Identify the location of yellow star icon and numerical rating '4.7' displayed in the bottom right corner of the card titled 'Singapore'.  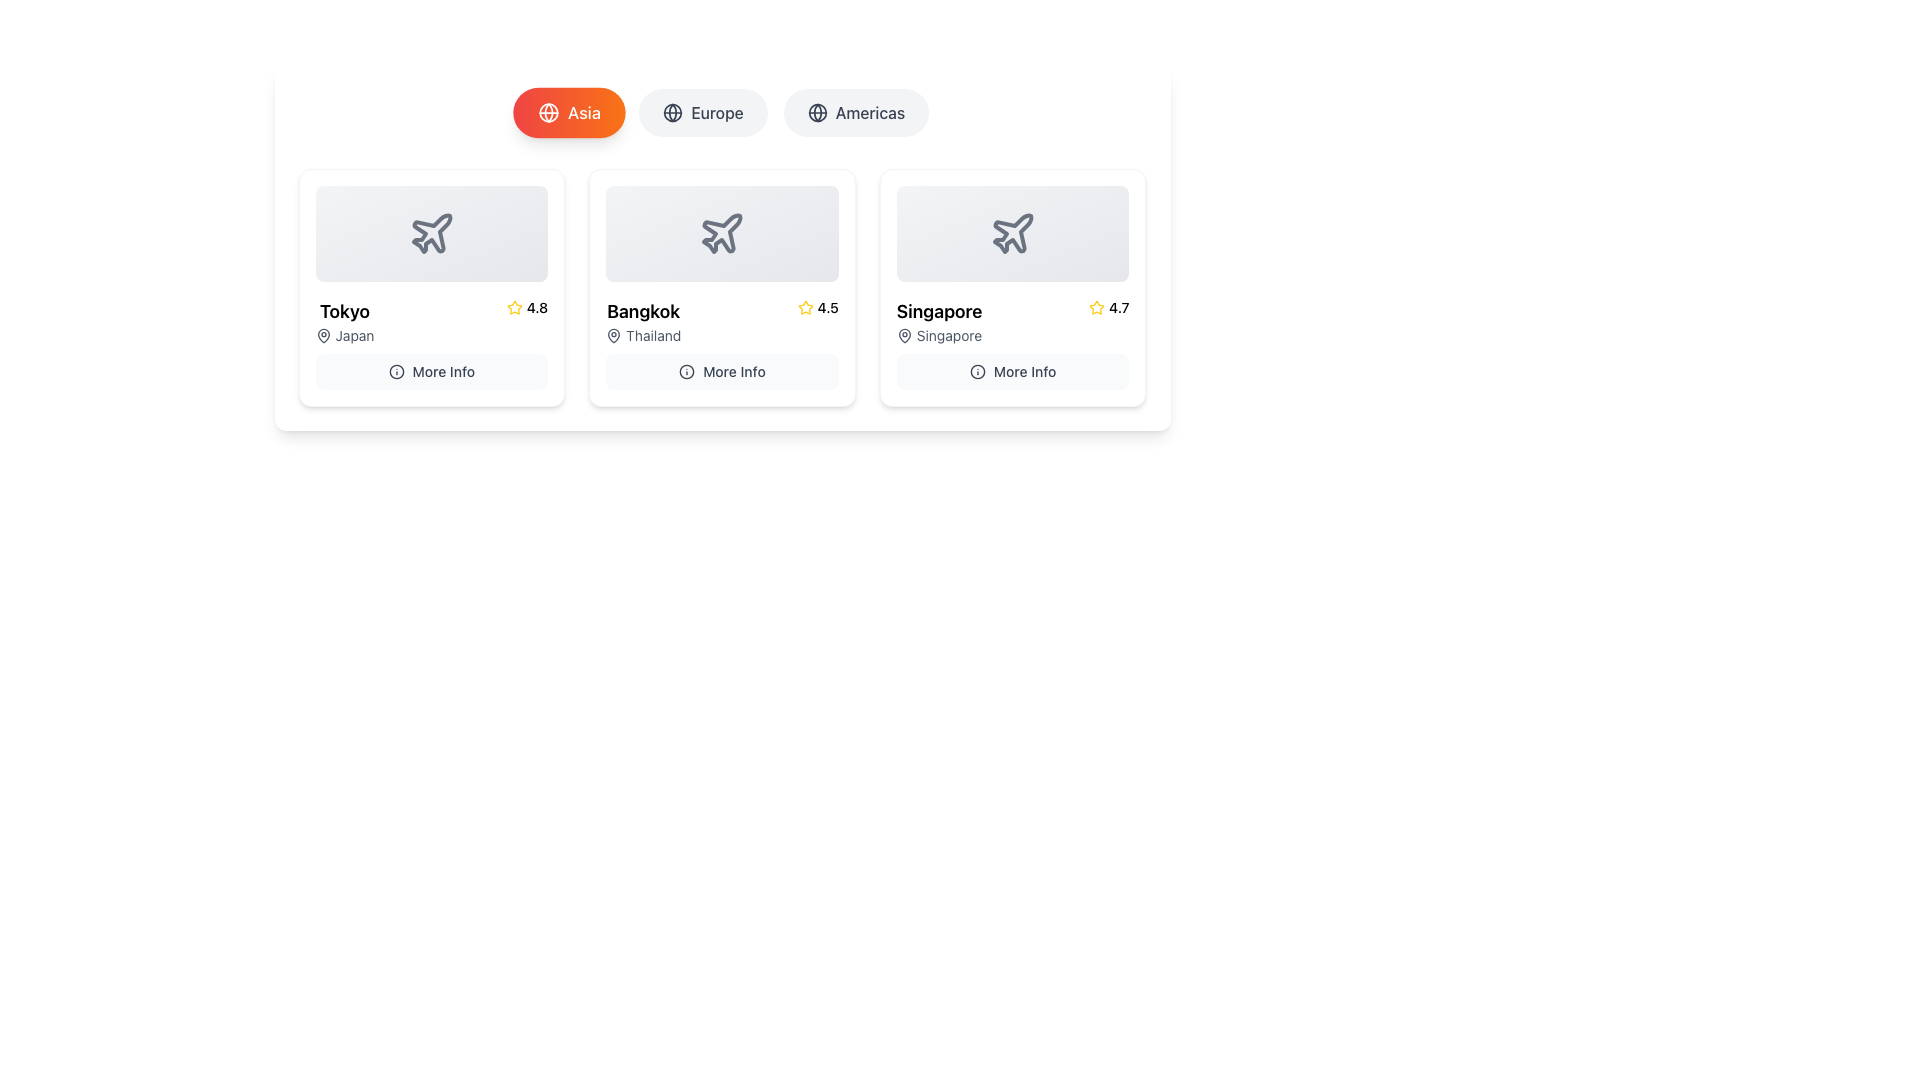
(1108, 308).